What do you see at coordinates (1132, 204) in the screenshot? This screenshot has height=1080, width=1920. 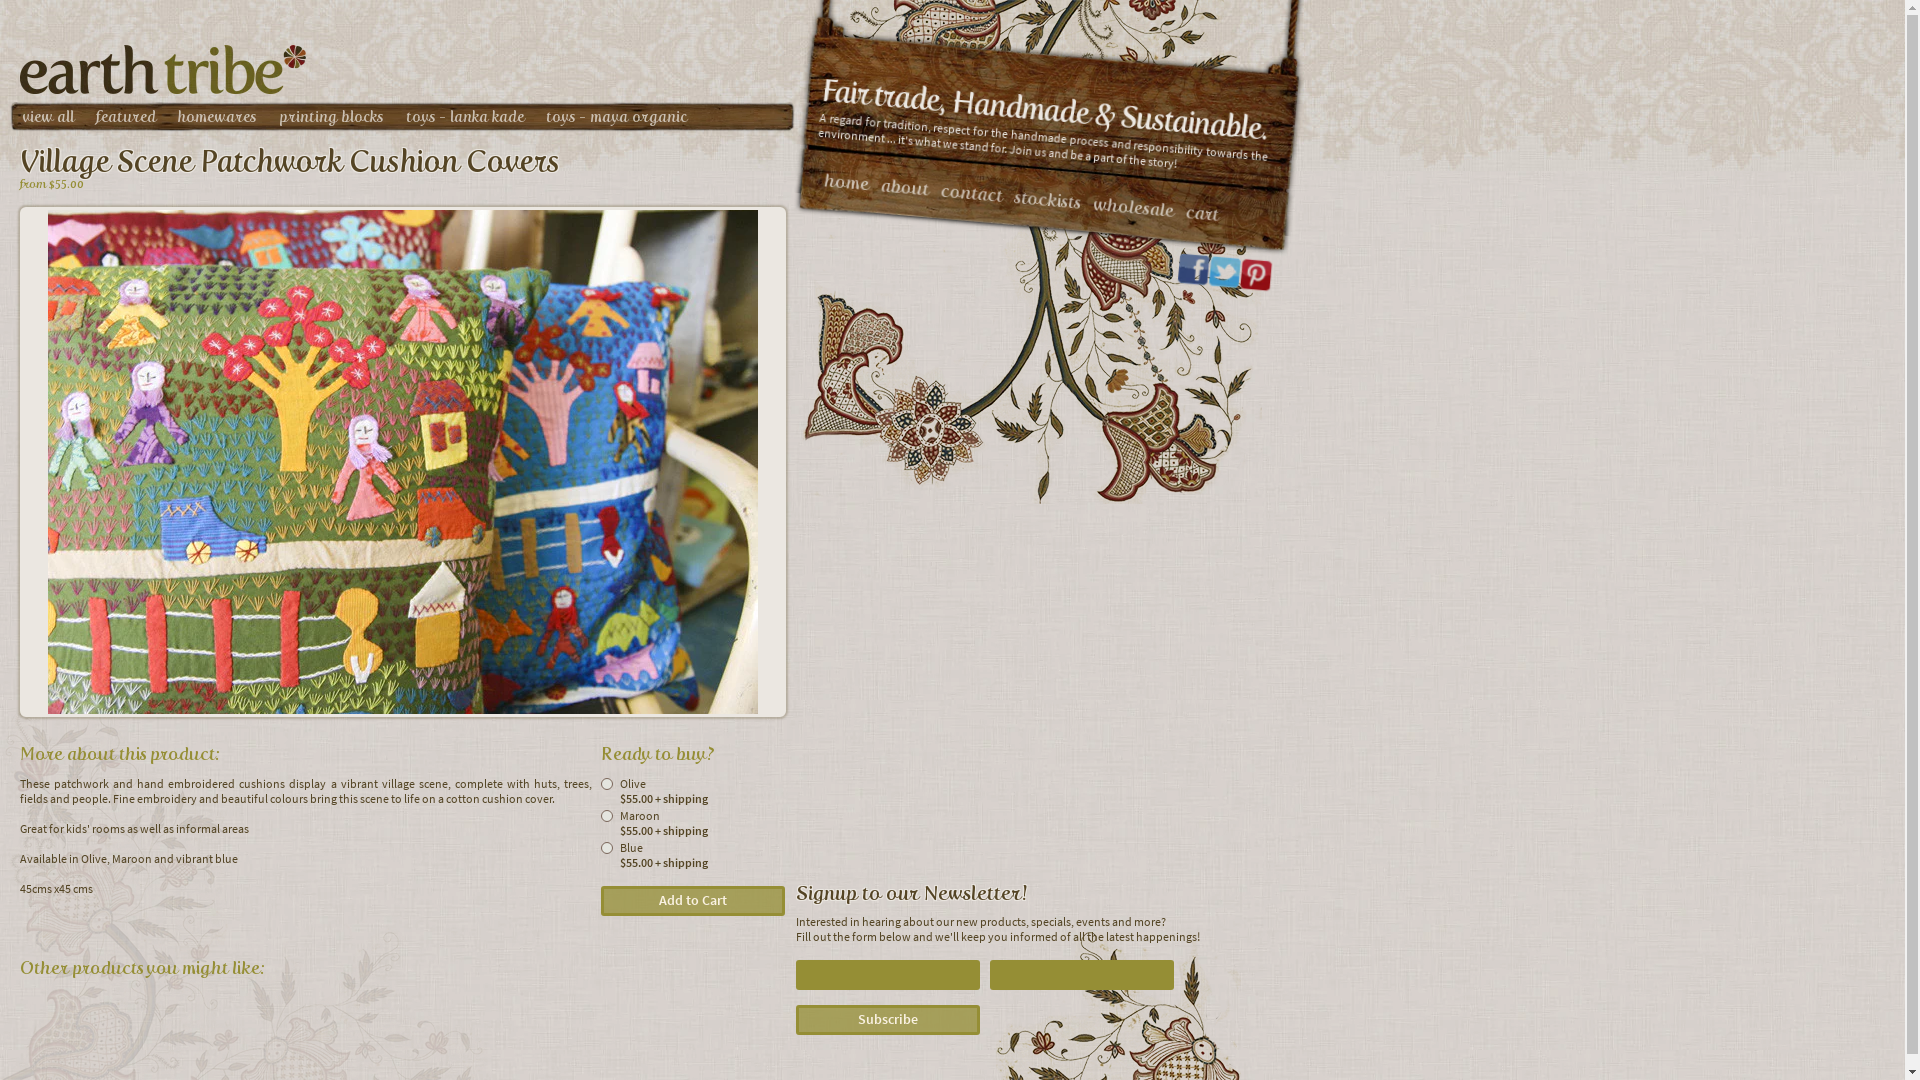 I see `'wholesale'` at bounding box center [1132, 204].